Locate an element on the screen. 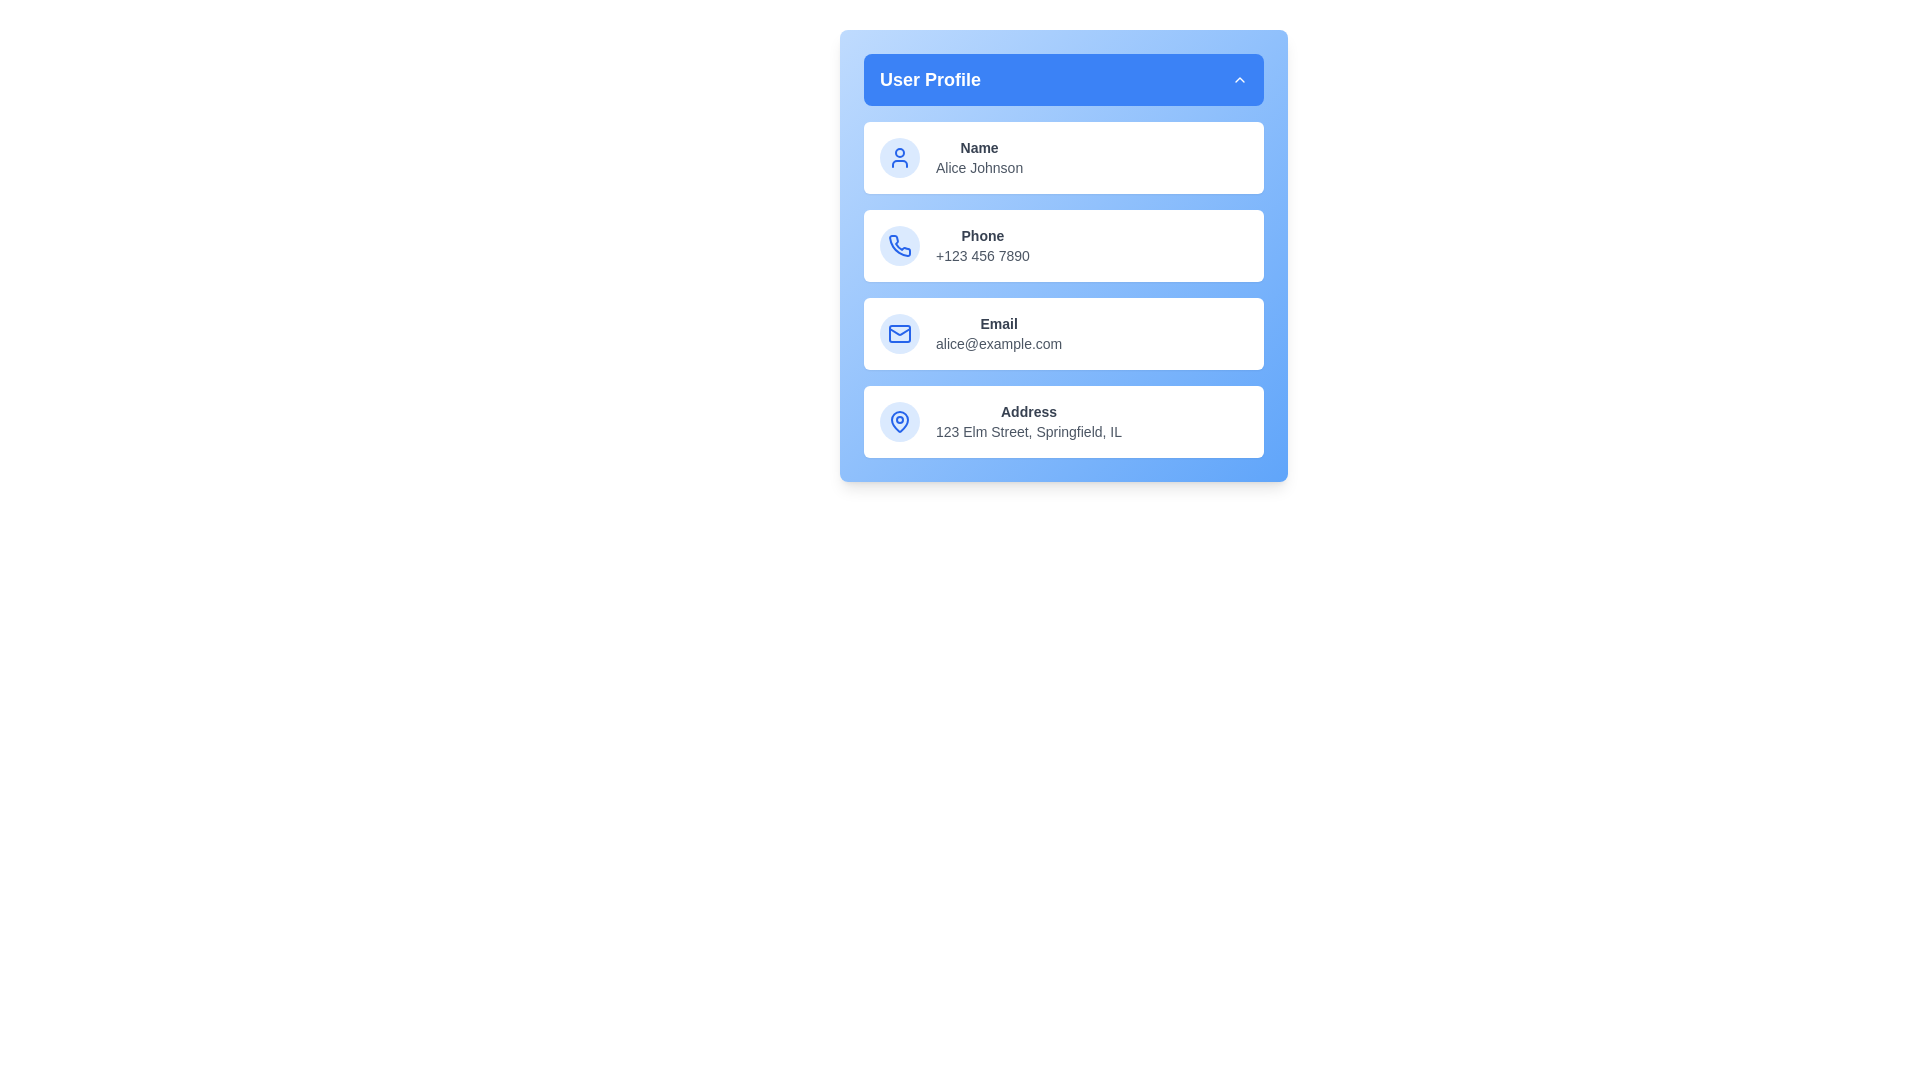 This screenshot has height=1080, width=1920. the text label displaying the address '123 Elm Street, Springfield, IL', which is located beneath the bolded 'Address' label within the user profile card is located at coordinates (1028, 431).